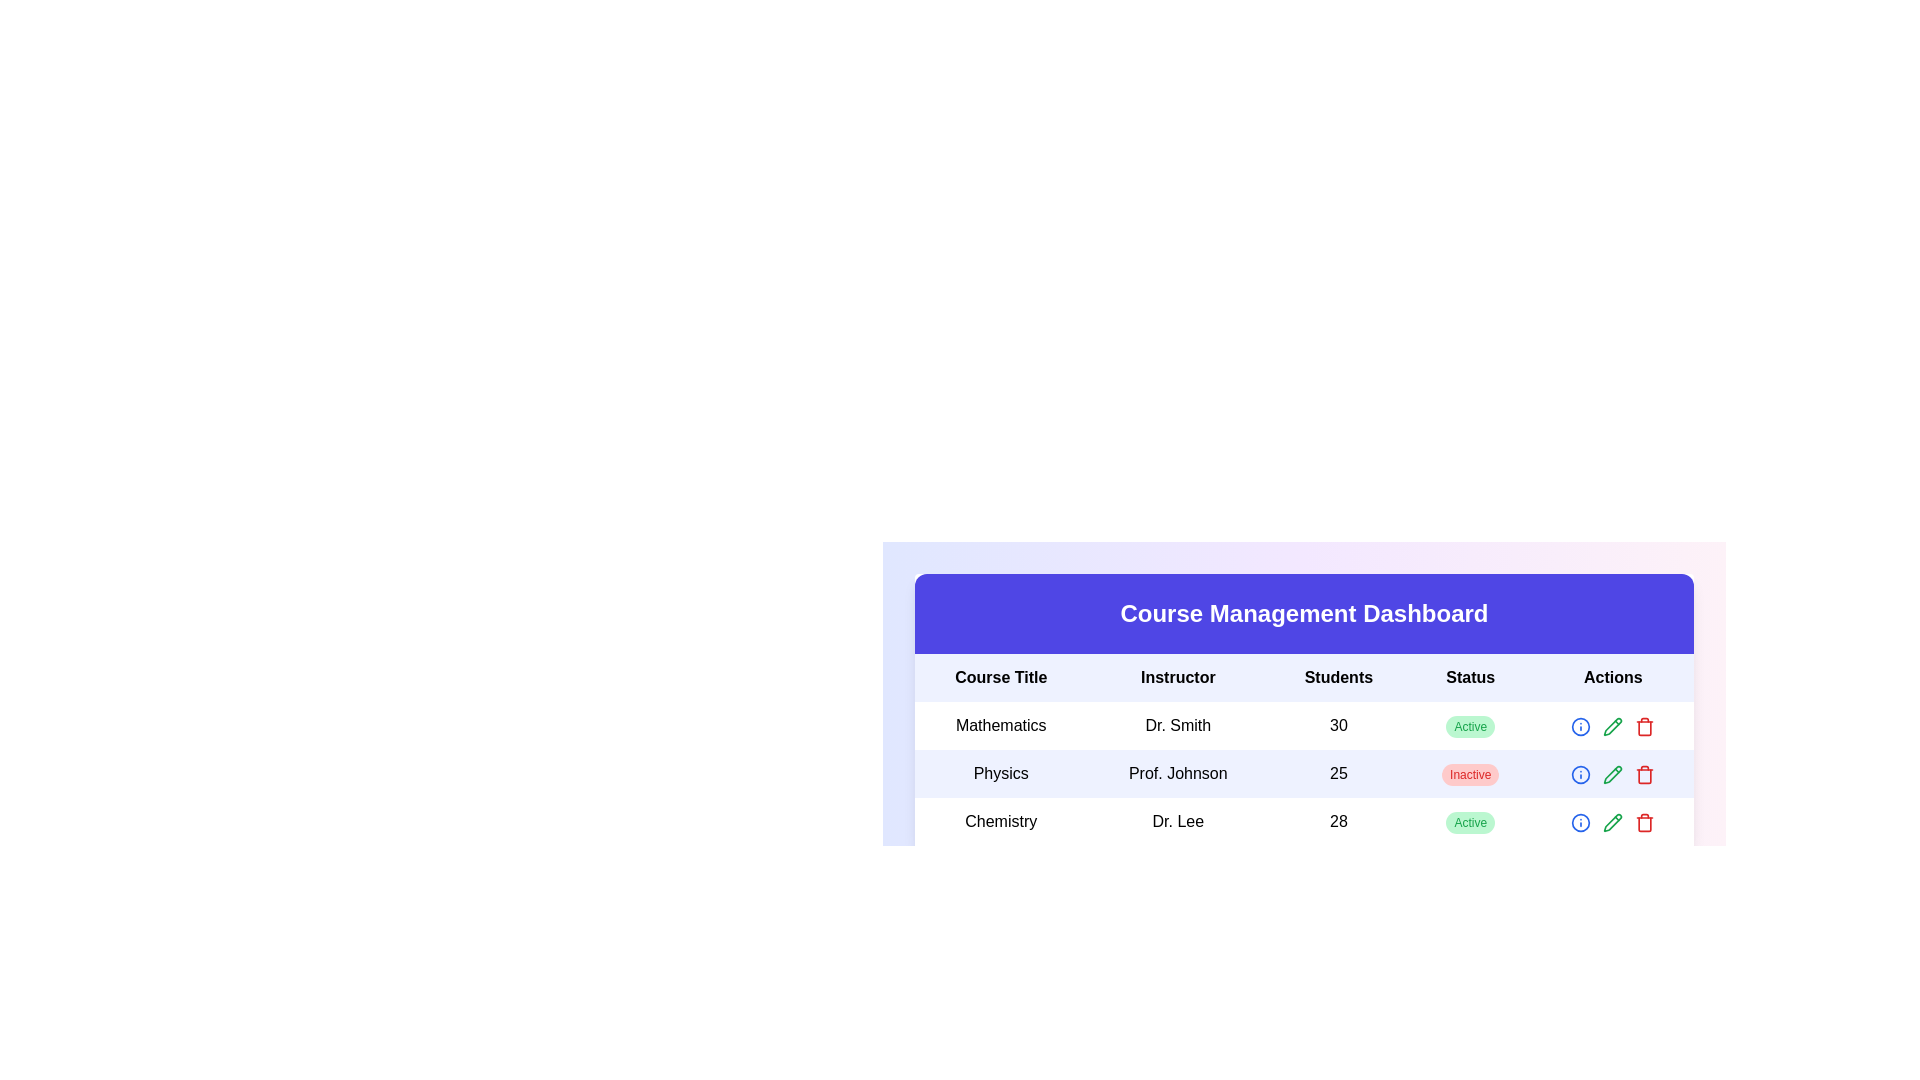 This screenshot has width=1920, height=1080. What do you see at coordinates (1613, 822) in the screenshot?
I see `the pencil icon in the Actions column of the Chemistry row to initiate editing` at bounding box center [1613, 822].